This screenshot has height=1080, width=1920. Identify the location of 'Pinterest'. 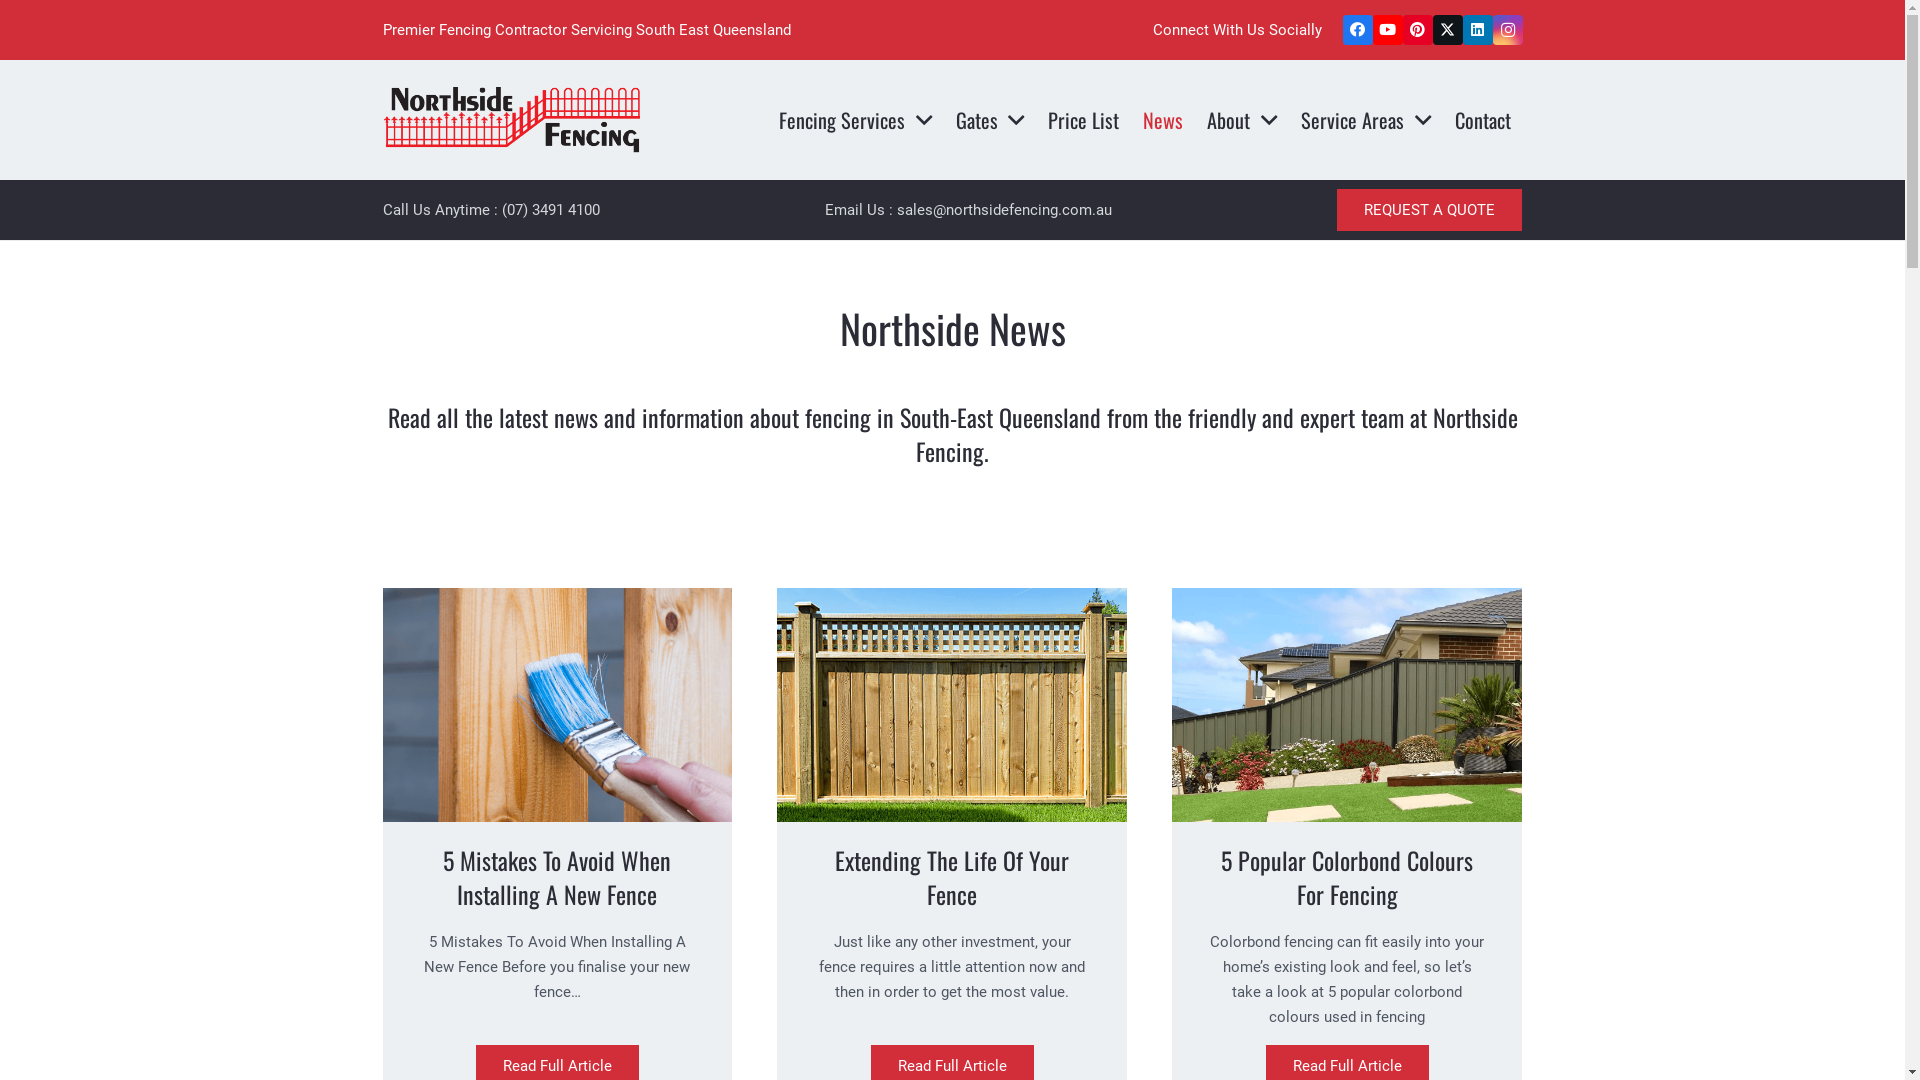
(1400, 30).